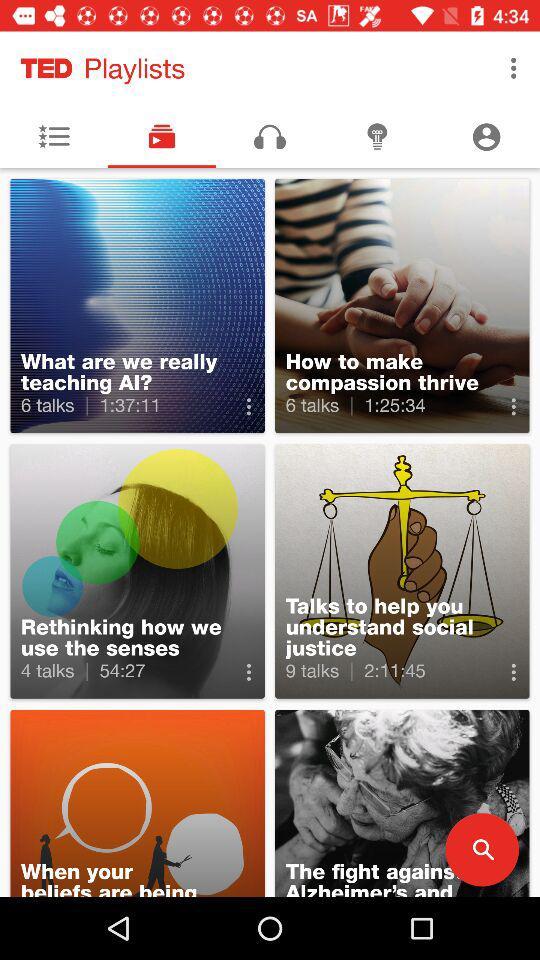 The height and width of the screenshot is (960, 540). I want to click on the search icon, so click(481, 848).